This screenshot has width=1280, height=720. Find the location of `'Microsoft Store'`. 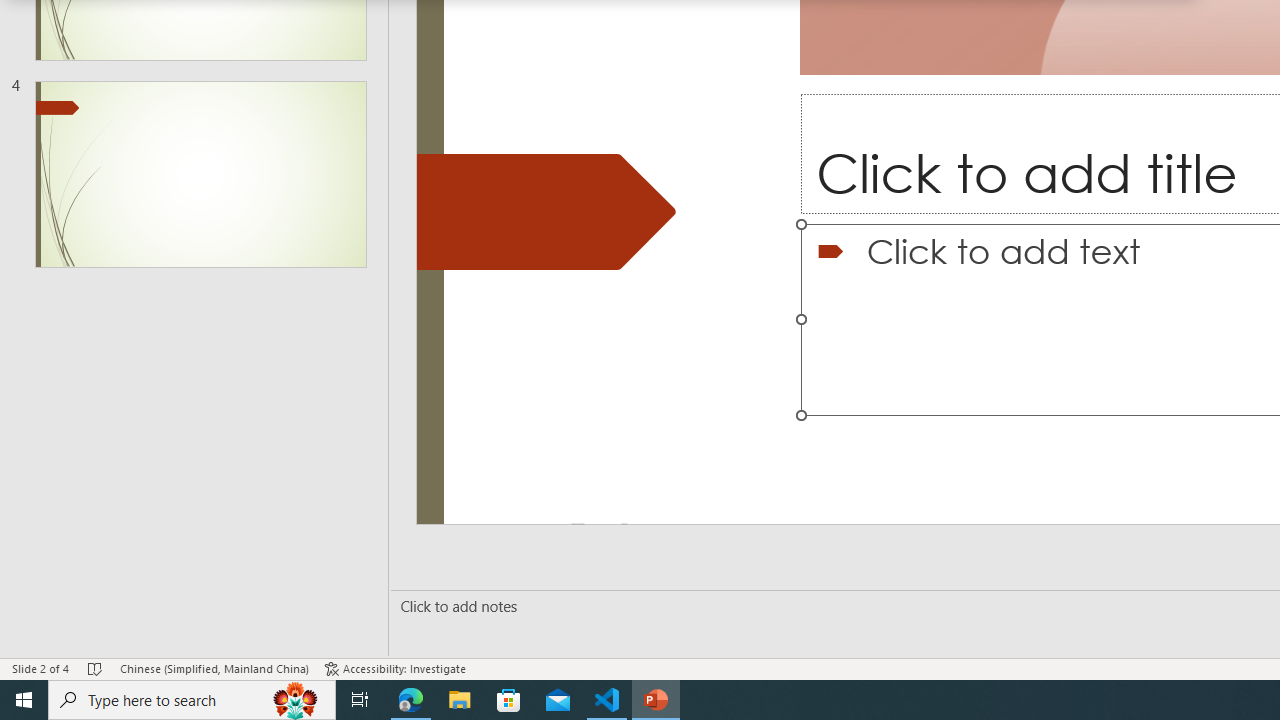

'Microsoft Store' is located at coordinates (509, 698).